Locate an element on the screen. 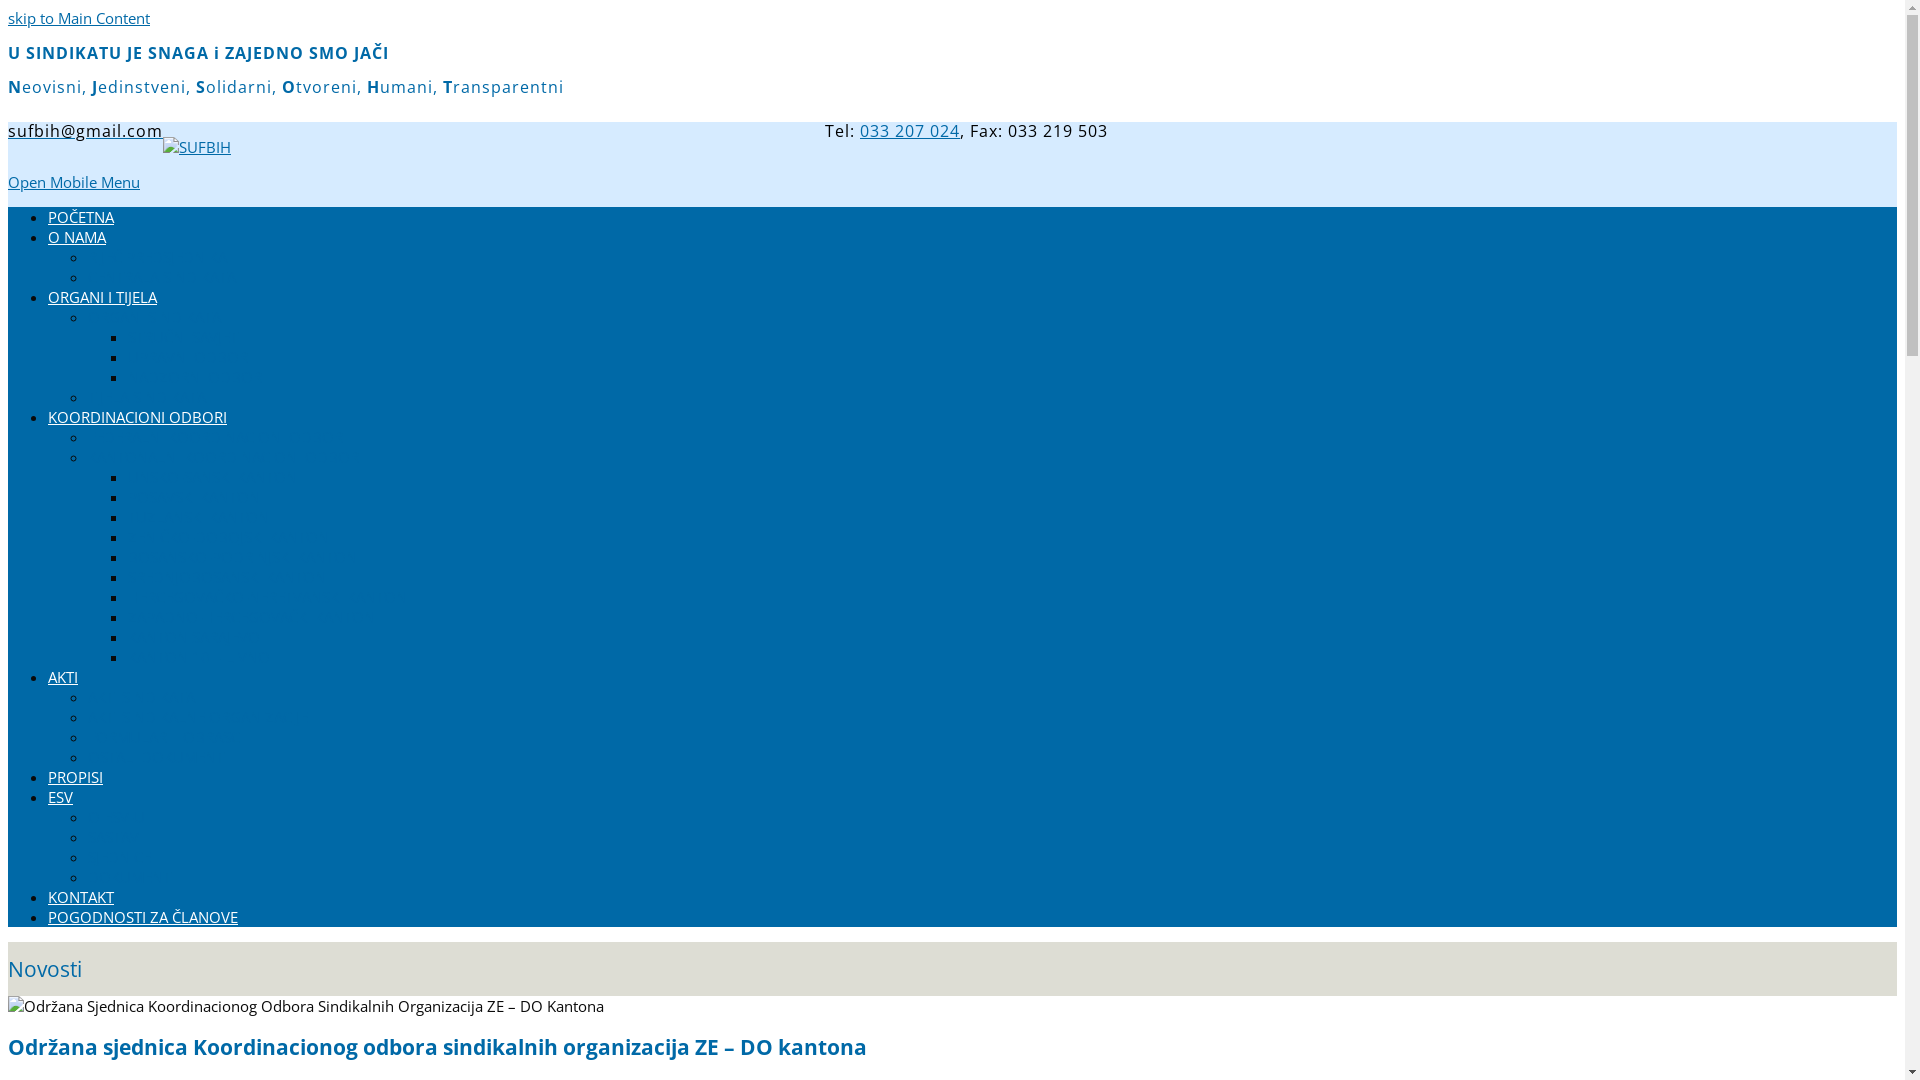 This screenshot has height=1080, width=1920. 'AKTI' is located at coordinates (62, 676).